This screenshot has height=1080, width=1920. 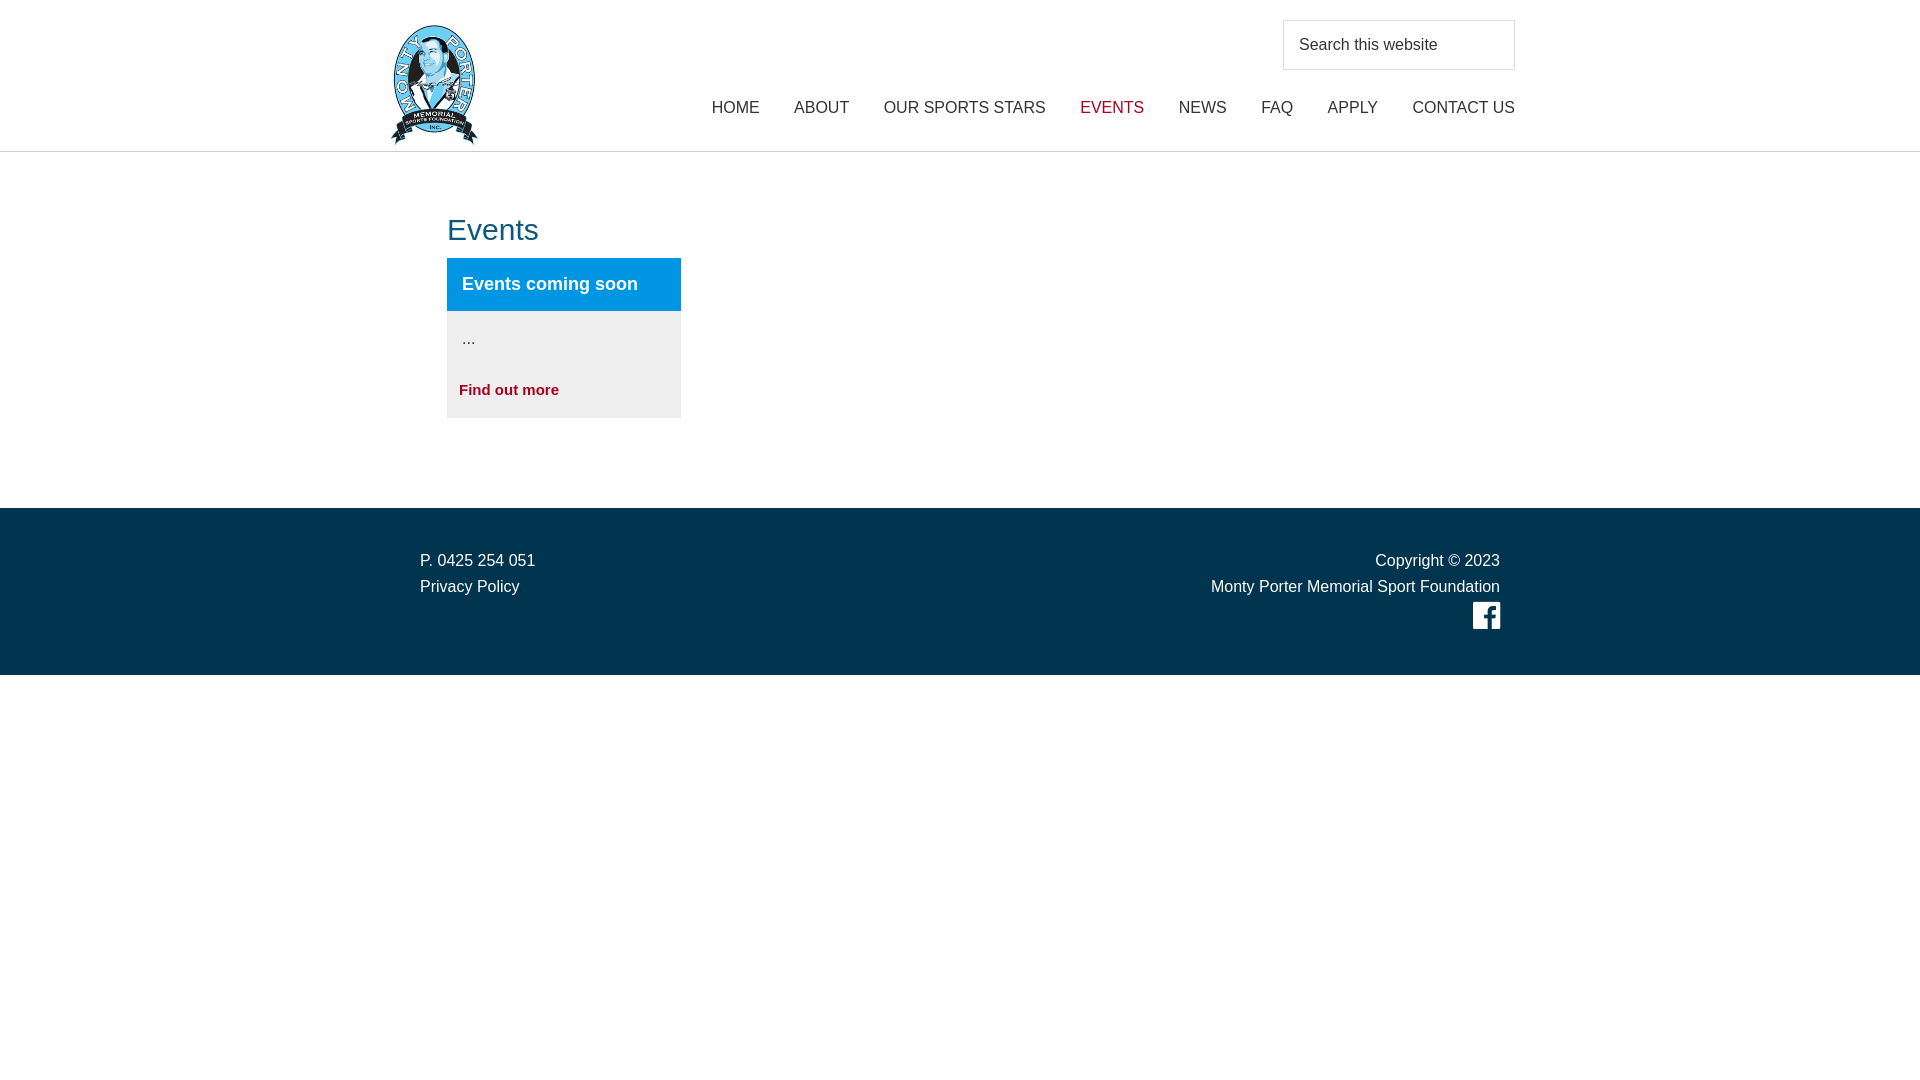 I want to click on 'Events coming soon', so click(x=445, y=284).